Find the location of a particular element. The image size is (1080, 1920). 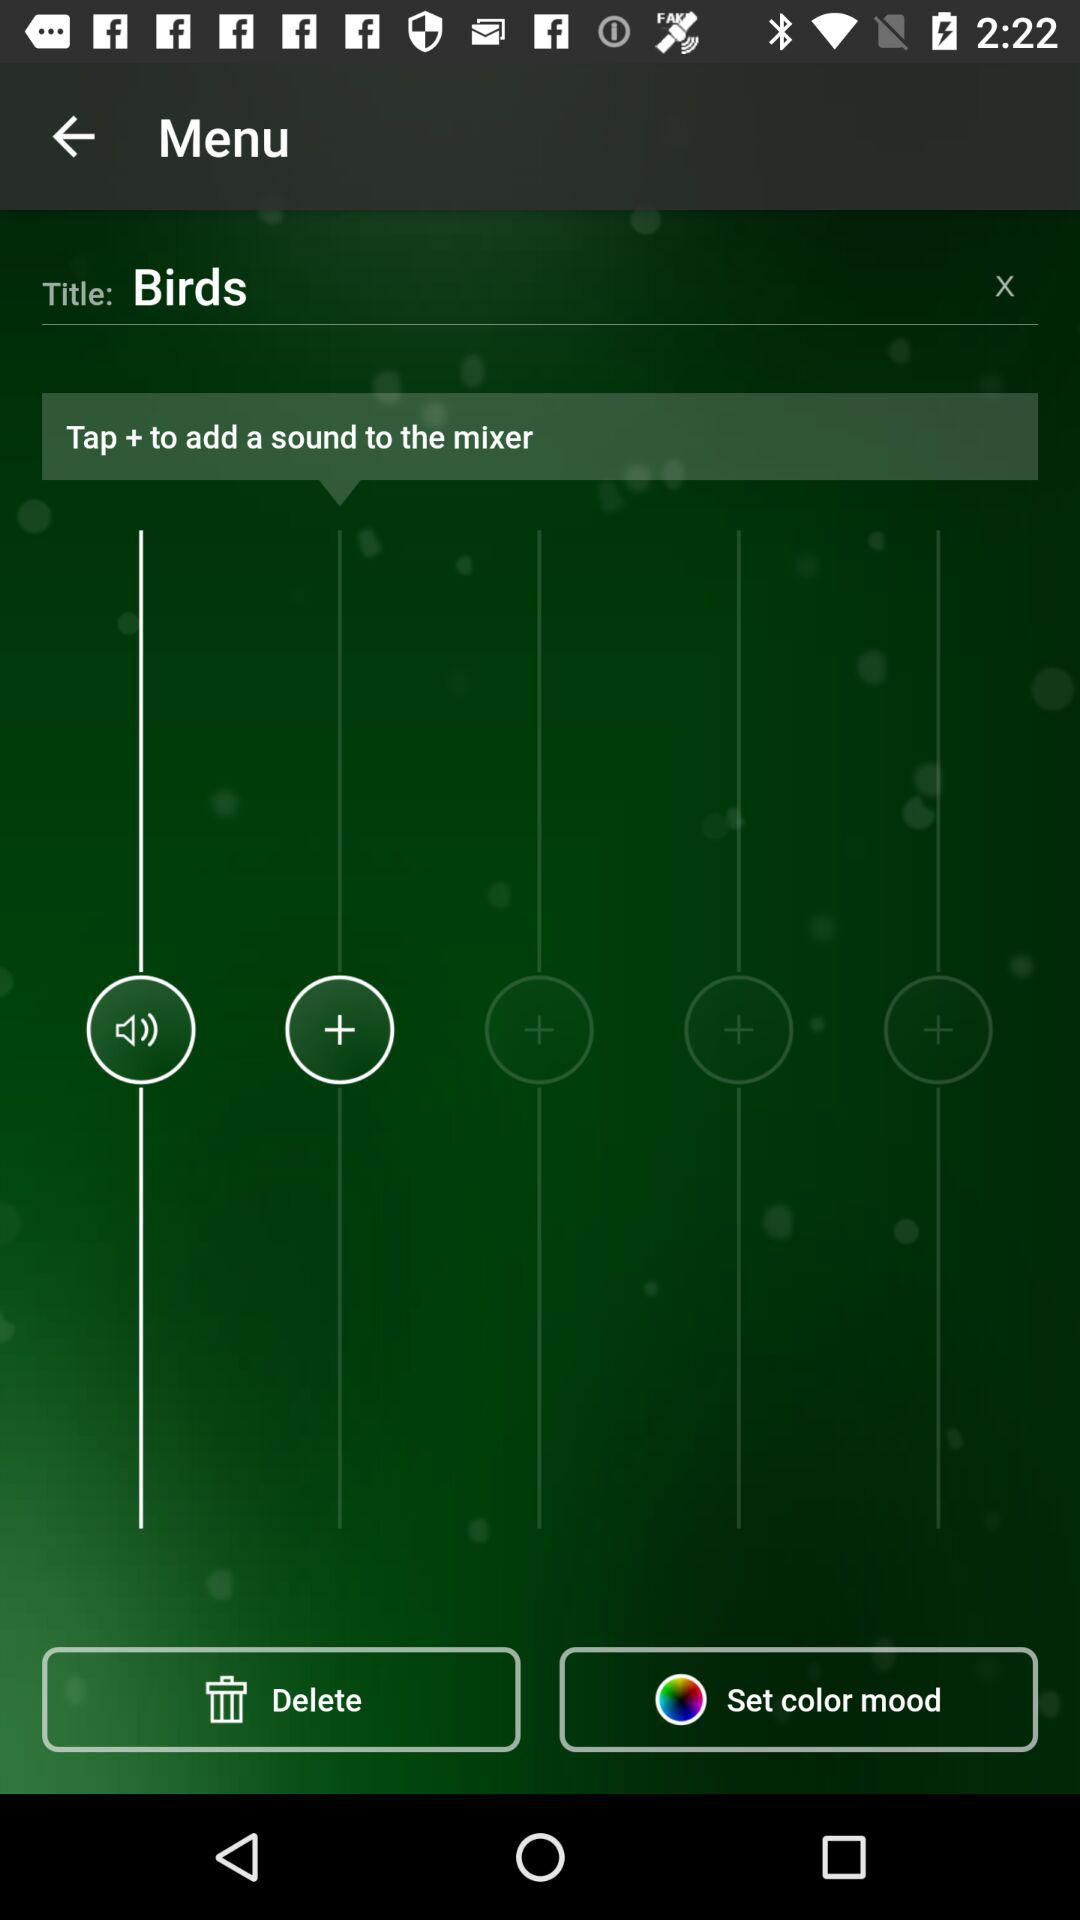

clear title is located at coordinates (1005, 284).